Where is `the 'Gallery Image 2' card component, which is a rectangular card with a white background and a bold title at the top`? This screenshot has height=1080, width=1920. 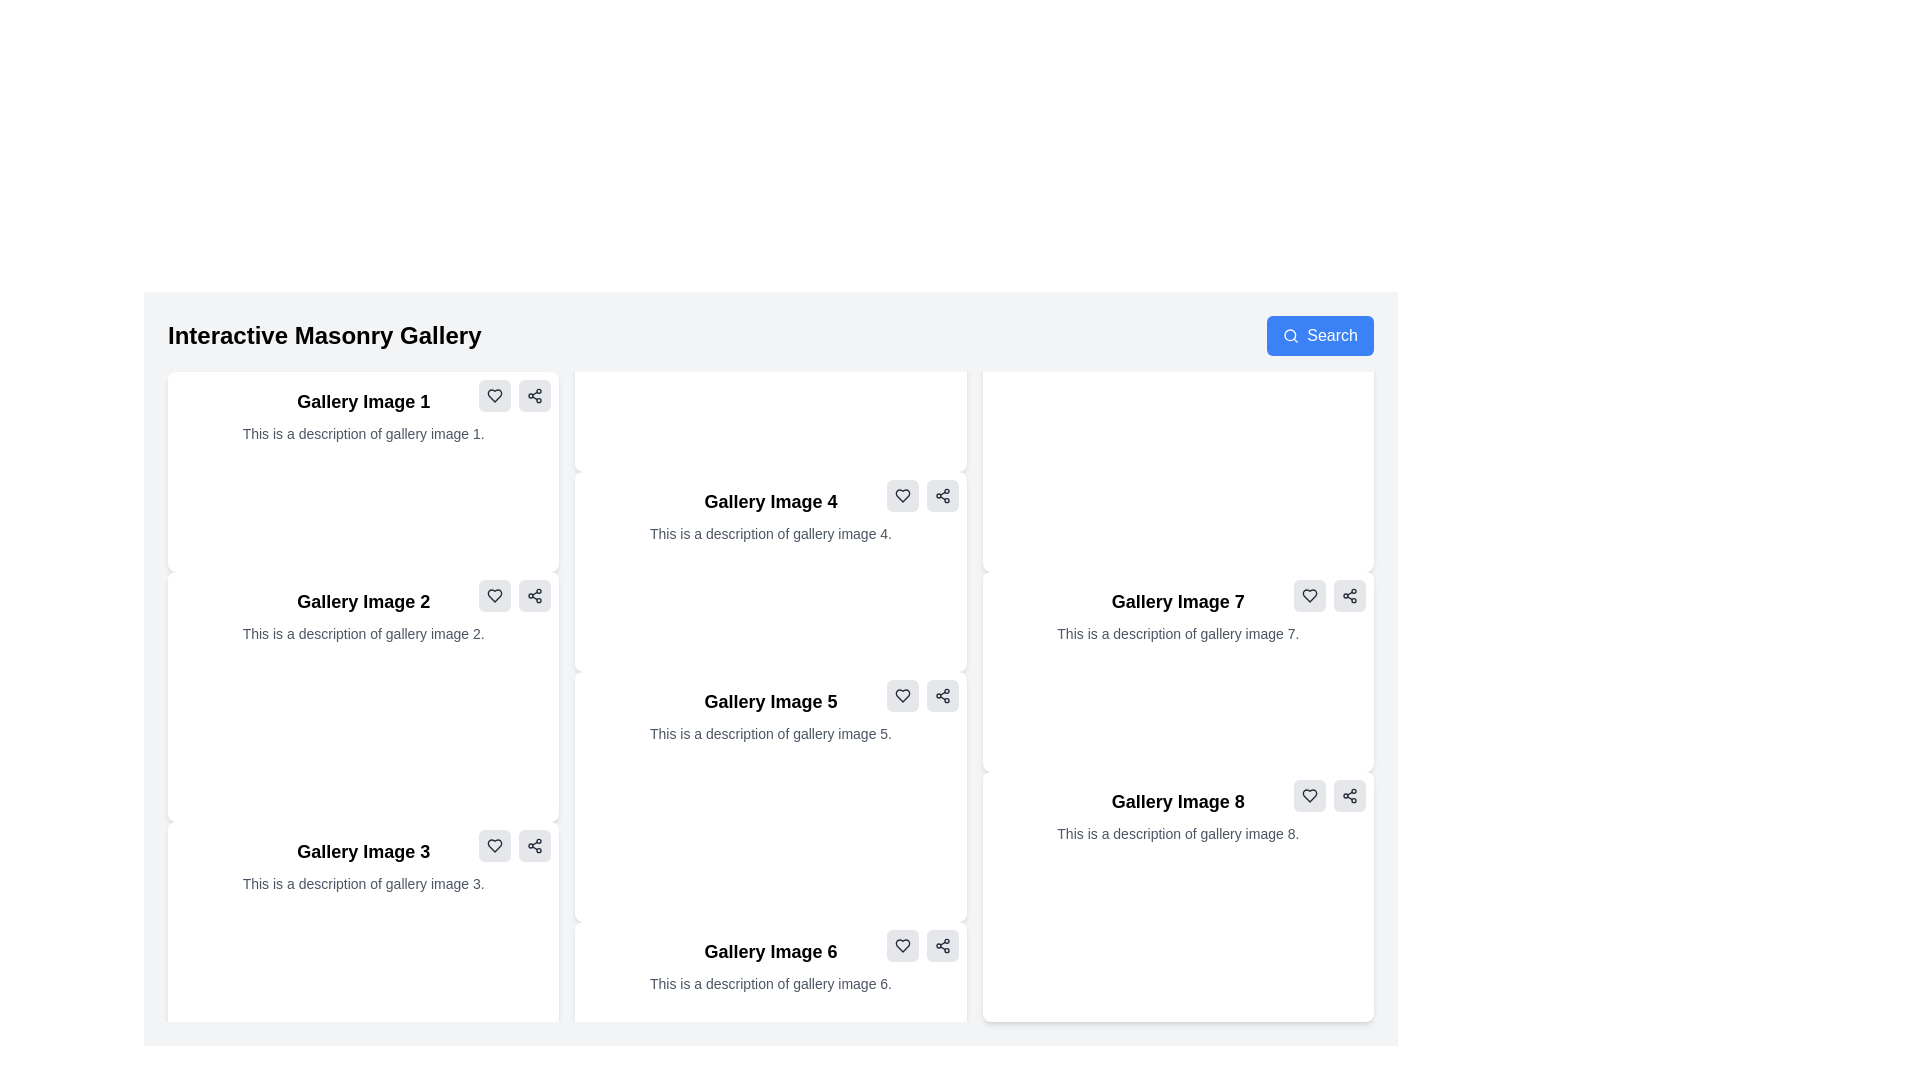
the 'Gallery Image 2' card component, which is a rectangular card with a white background and a bold title at the top is located at coordinates (363, 696).